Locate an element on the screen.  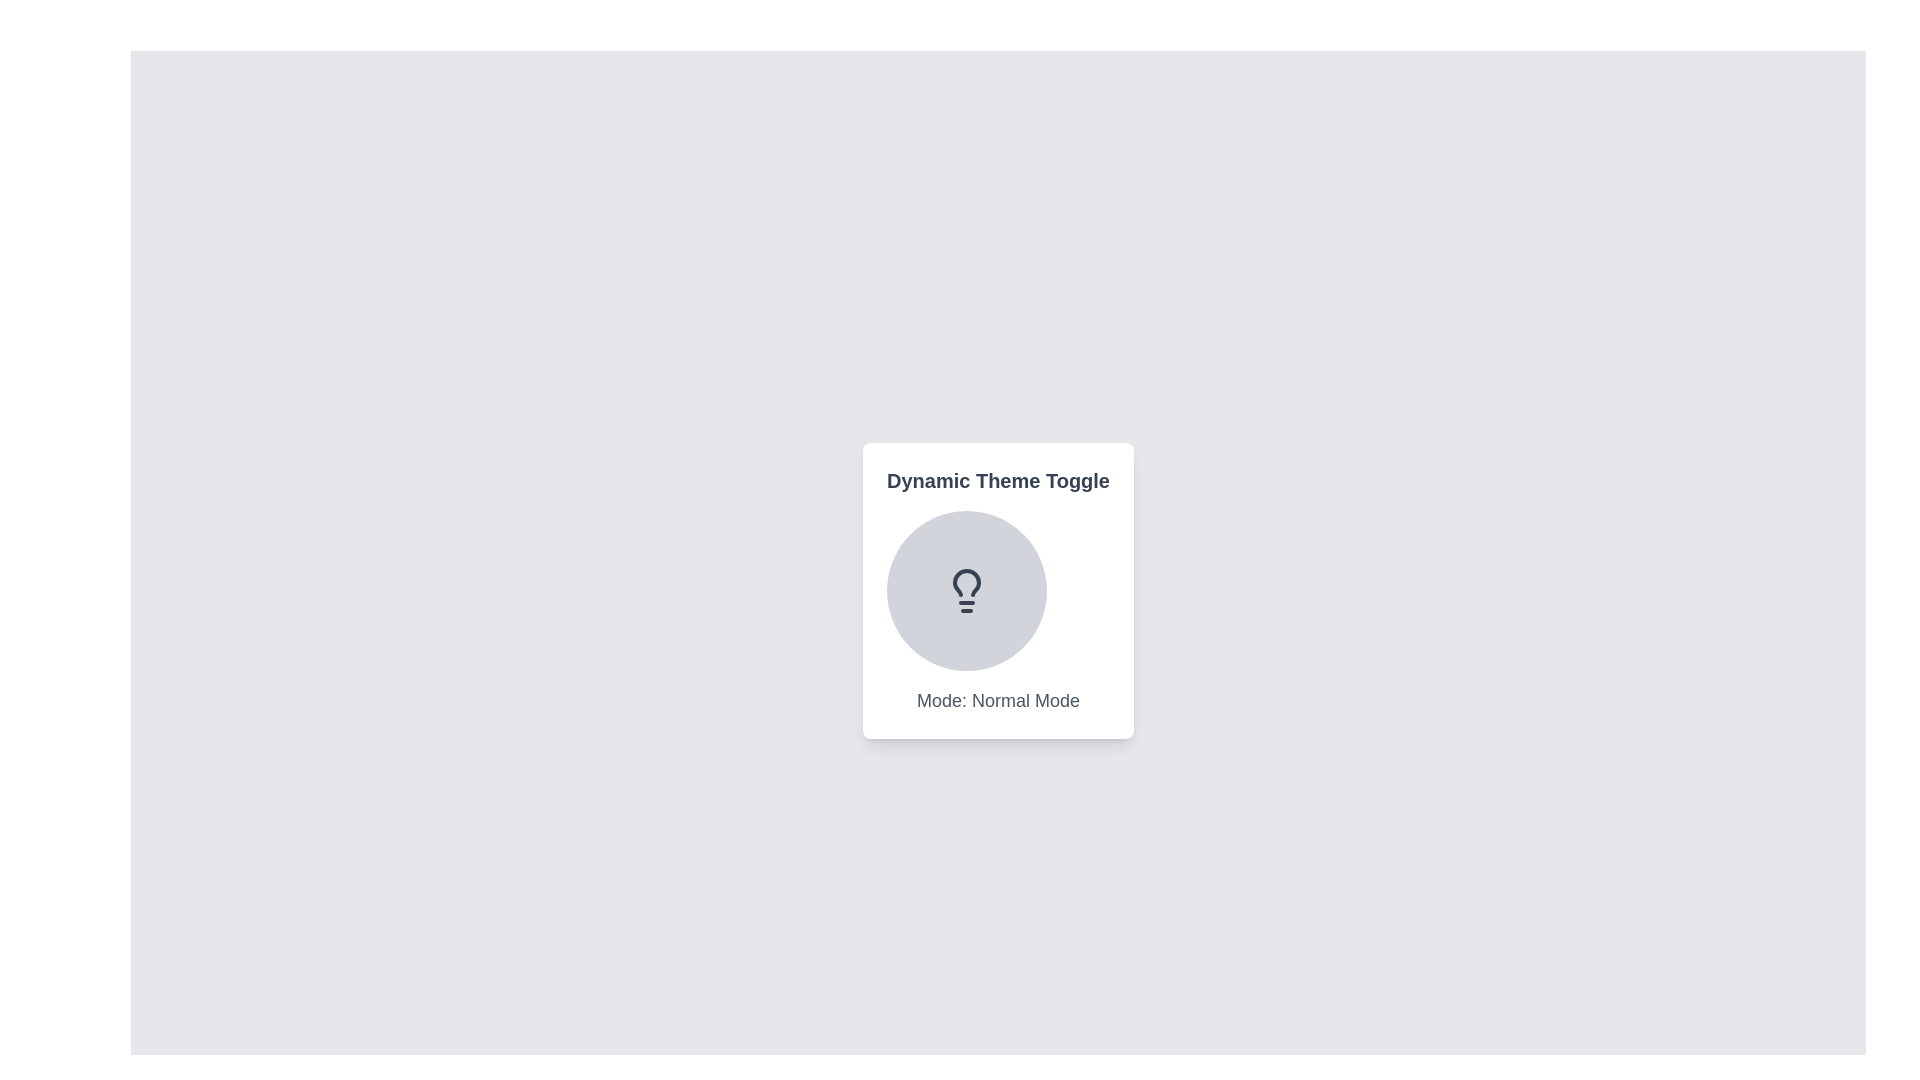
the button to toggle its state is located at coordinates (966, 589).